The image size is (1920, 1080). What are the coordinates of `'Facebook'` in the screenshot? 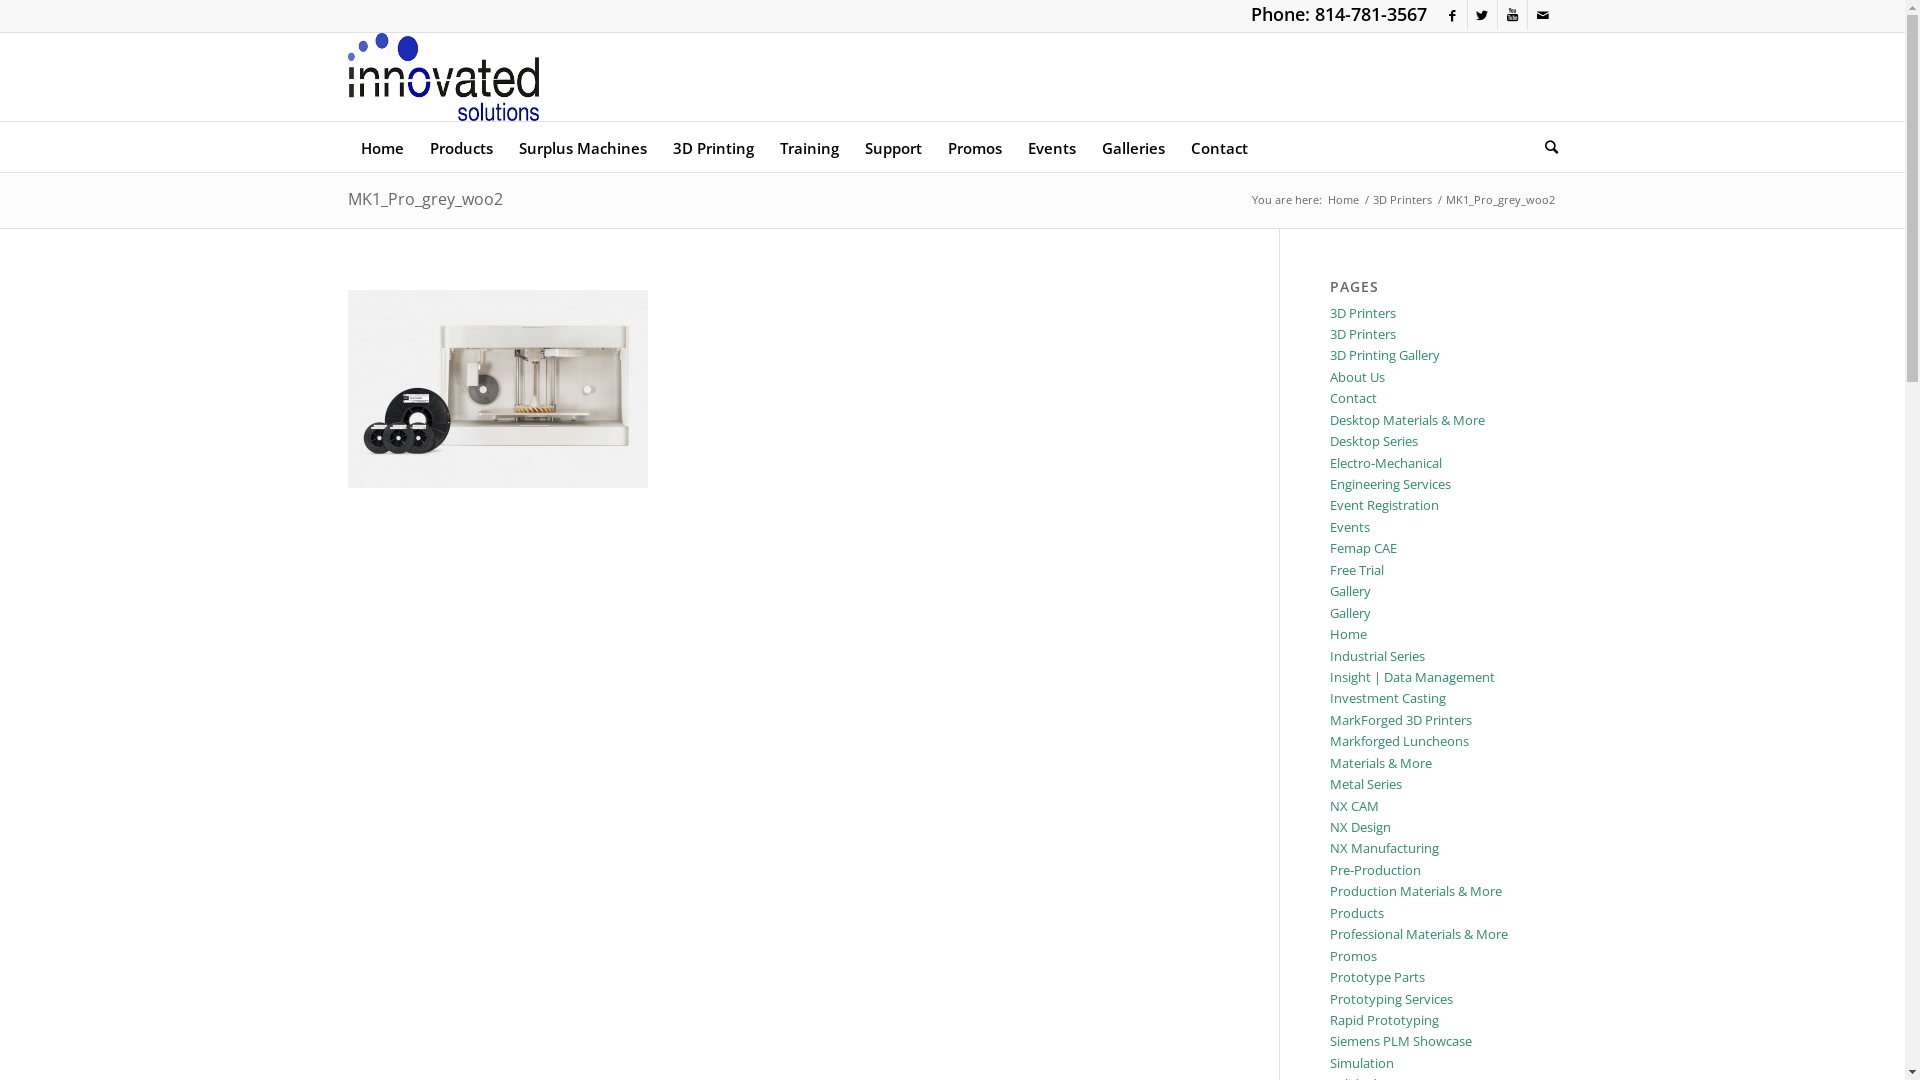 It's located at (1452, 15).